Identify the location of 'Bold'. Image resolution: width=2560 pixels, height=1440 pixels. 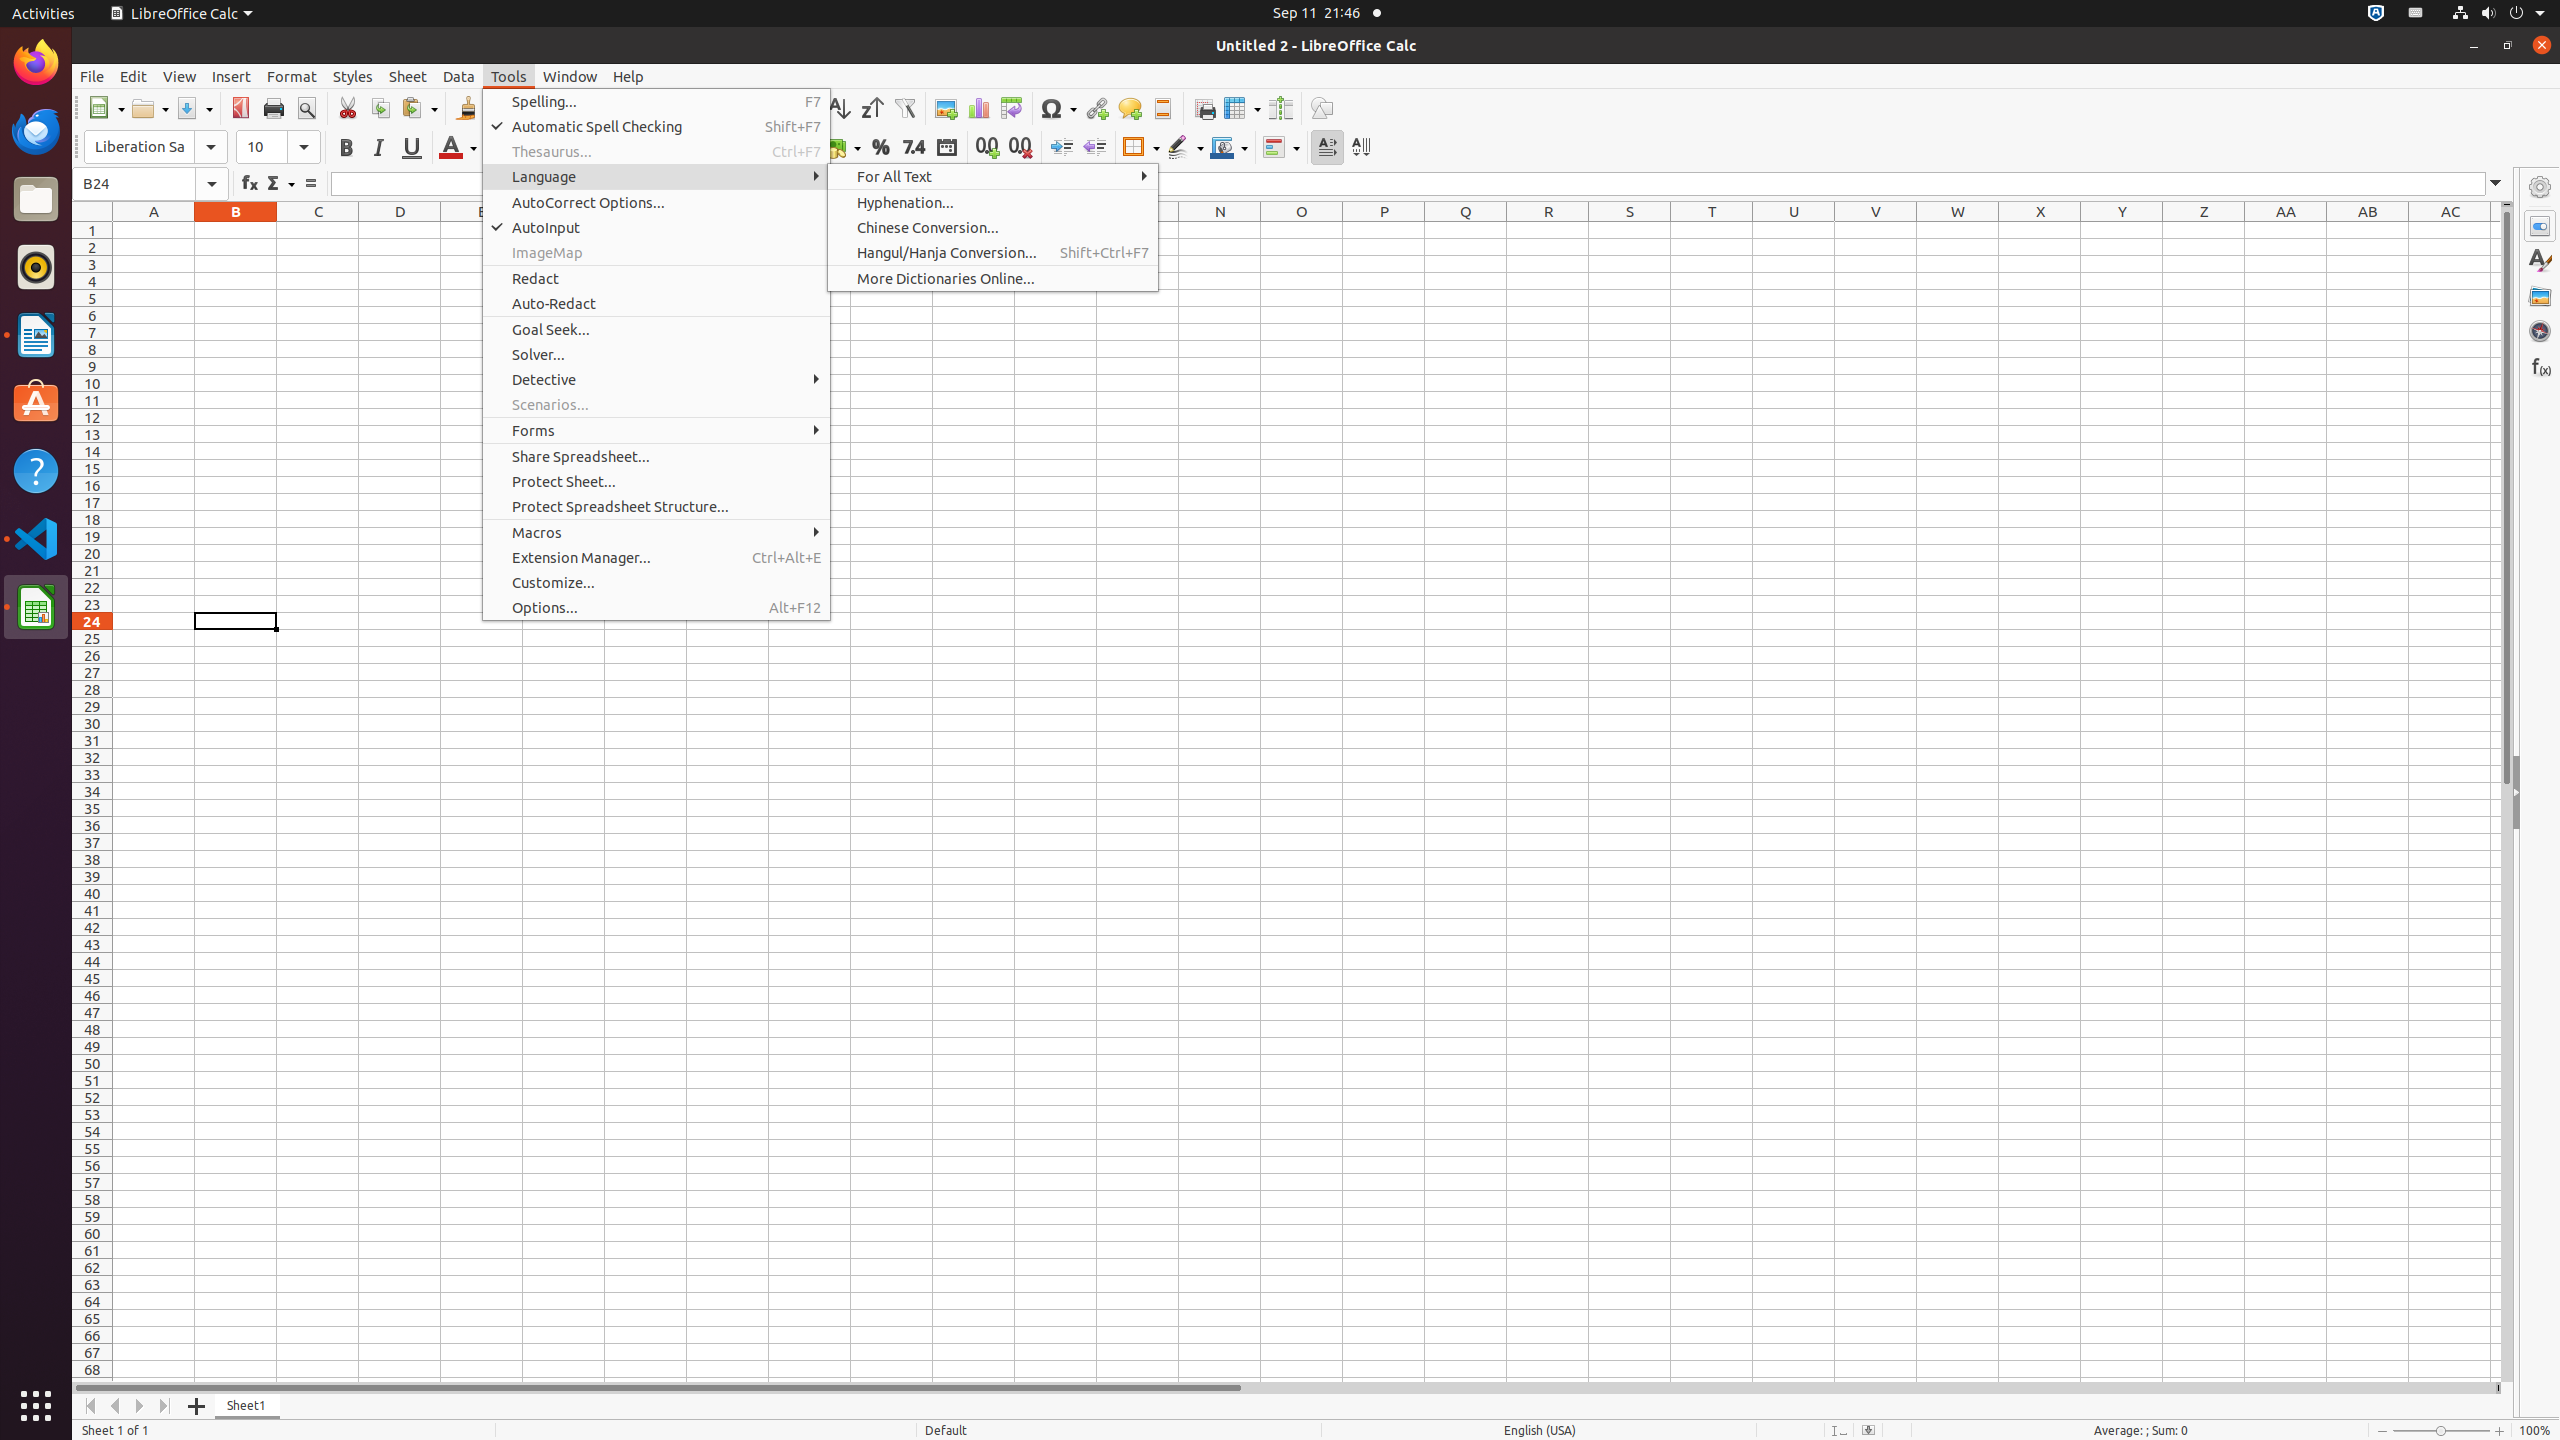
(345, 146).